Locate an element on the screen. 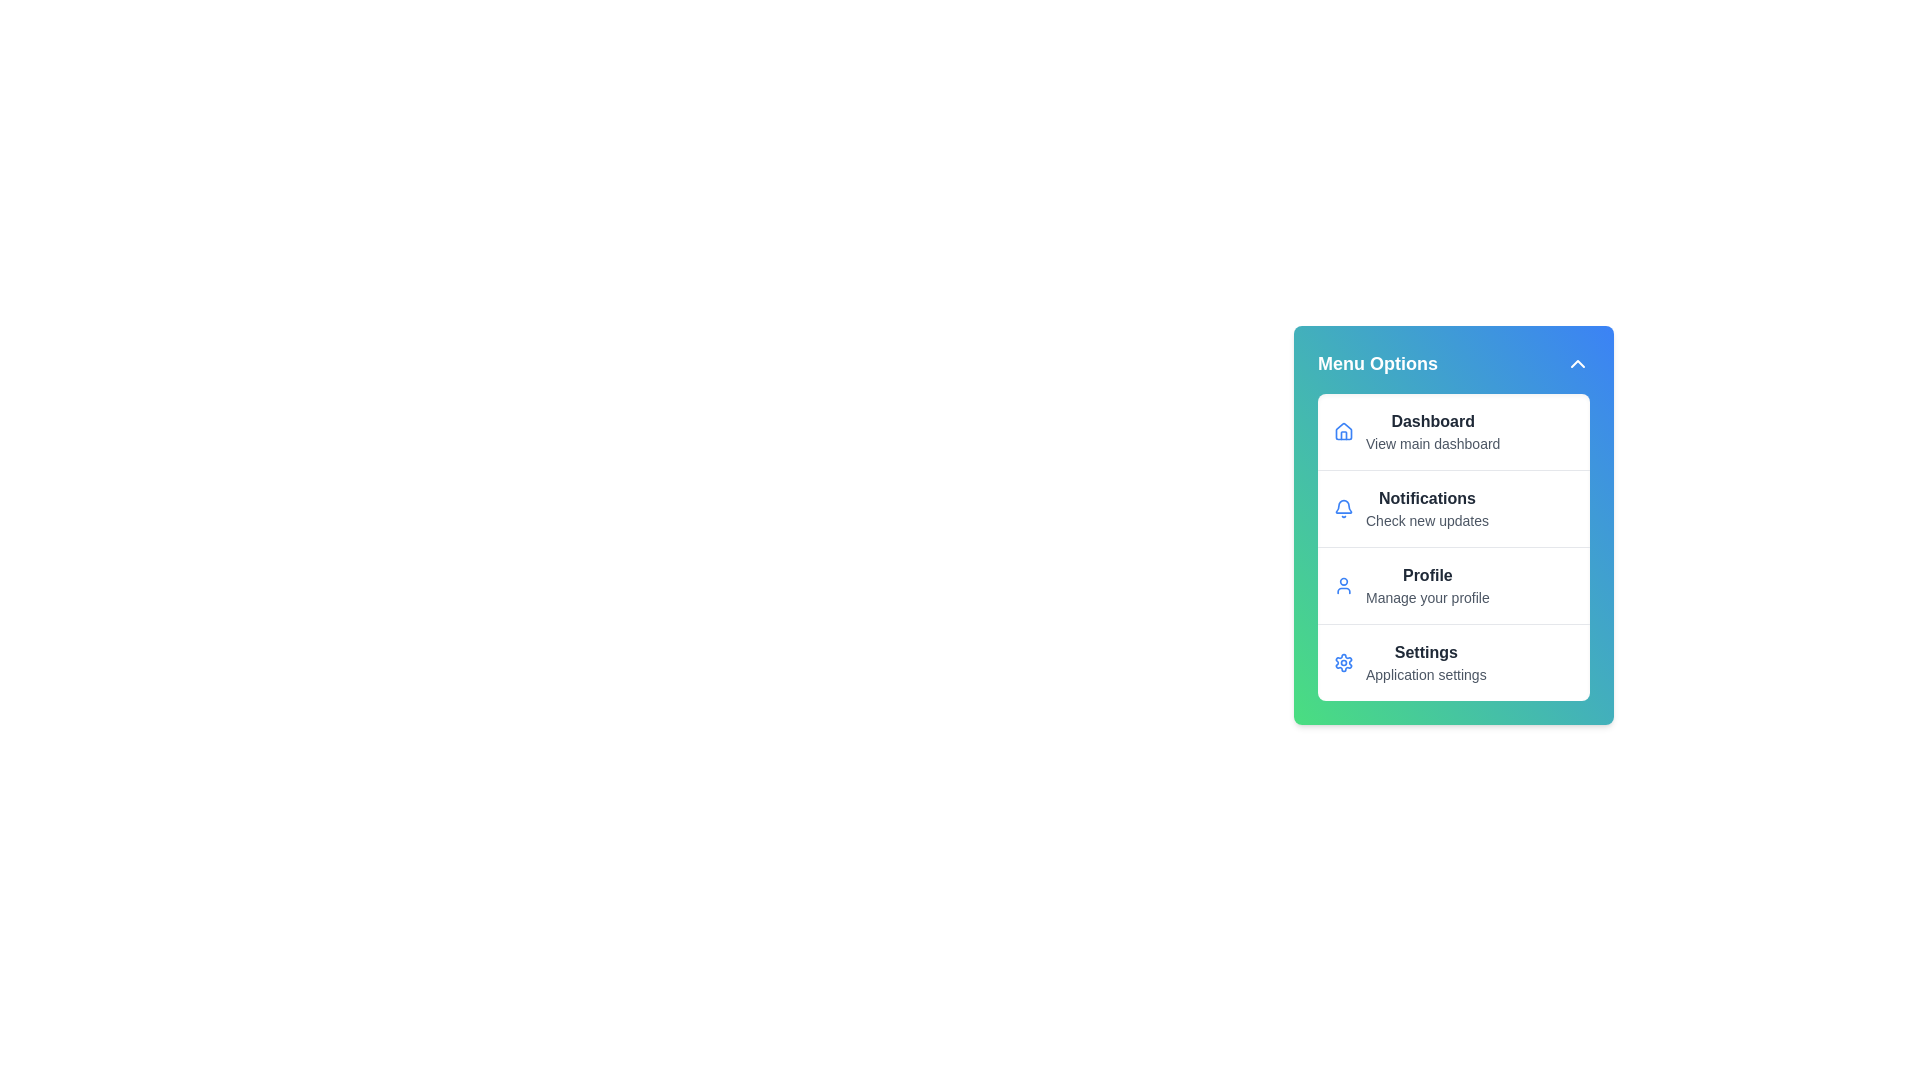  the menu item Dashboard is located at coordinates (1454, 431).